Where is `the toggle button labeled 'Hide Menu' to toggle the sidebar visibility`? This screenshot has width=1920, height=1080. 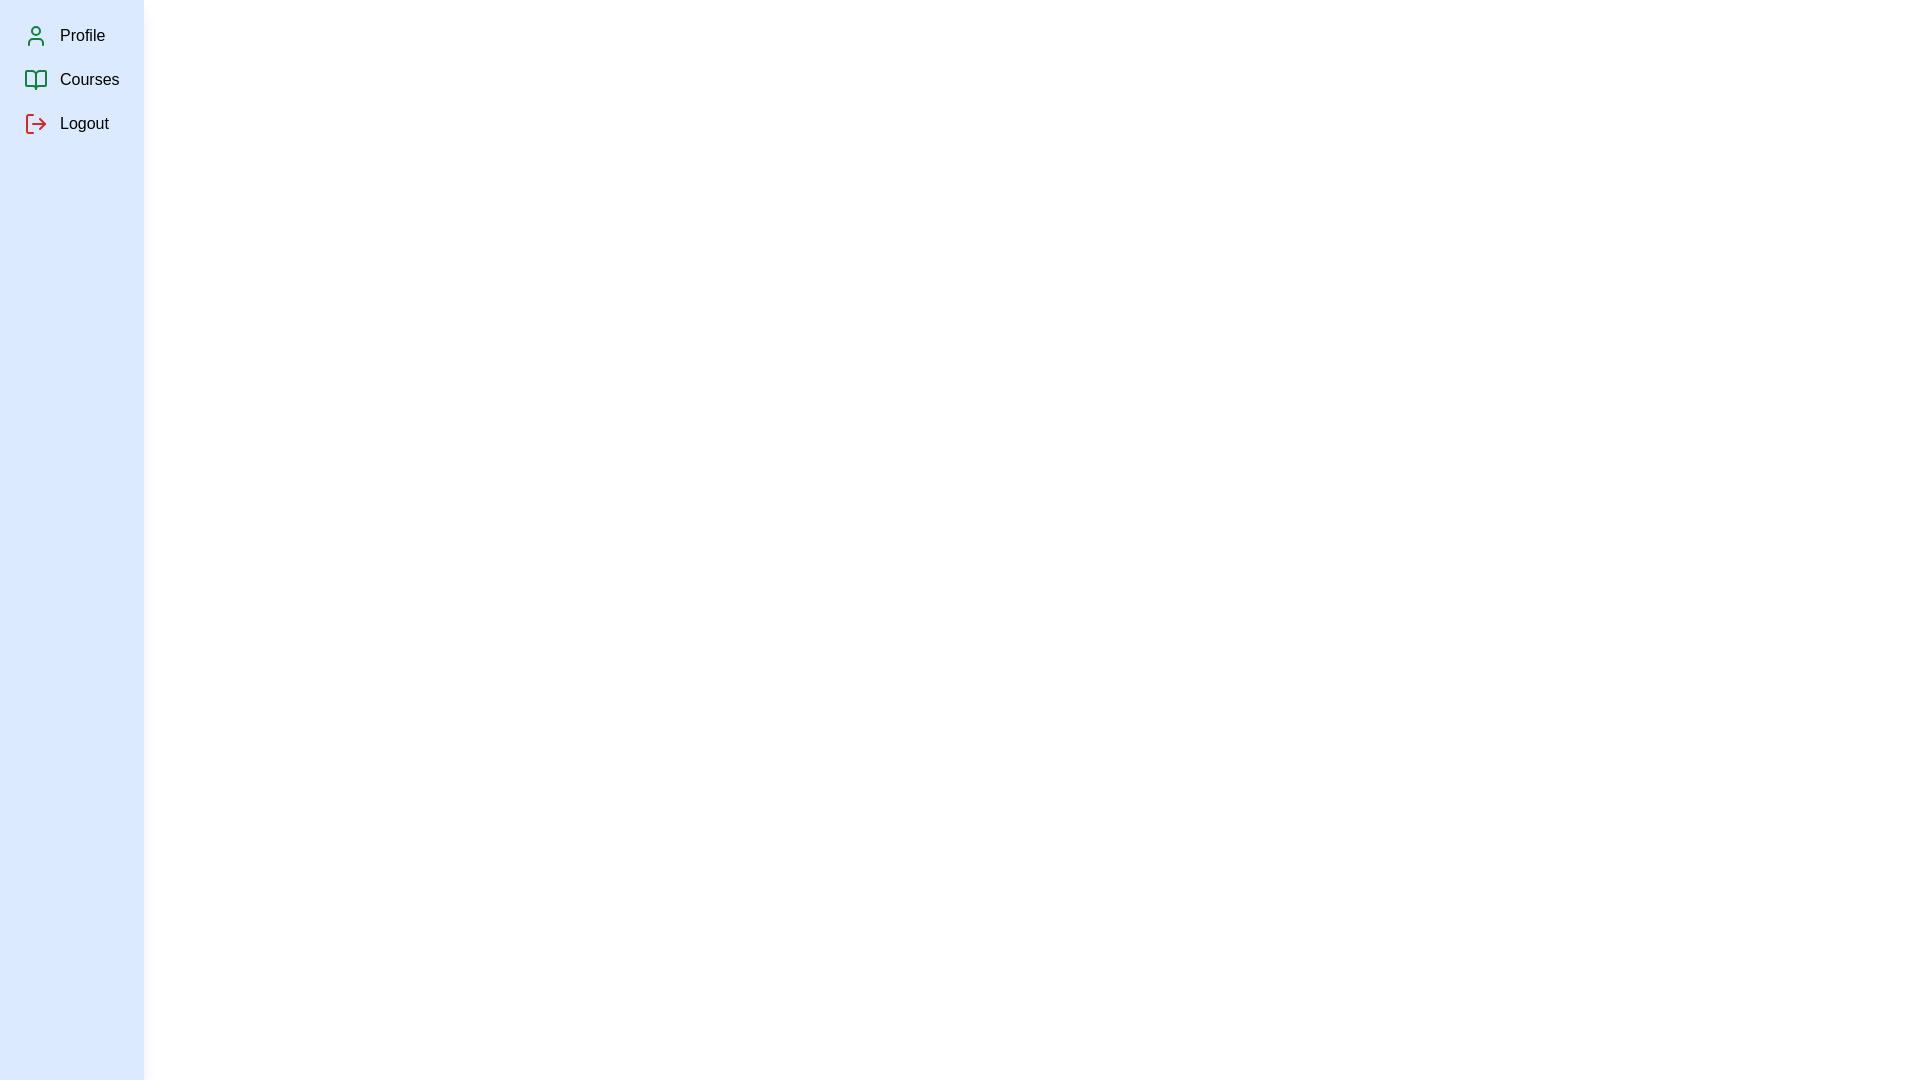 the toggle button labeled 'Hide Menu' to toggle the sidebar visibility is located at coordinates (62, 27).